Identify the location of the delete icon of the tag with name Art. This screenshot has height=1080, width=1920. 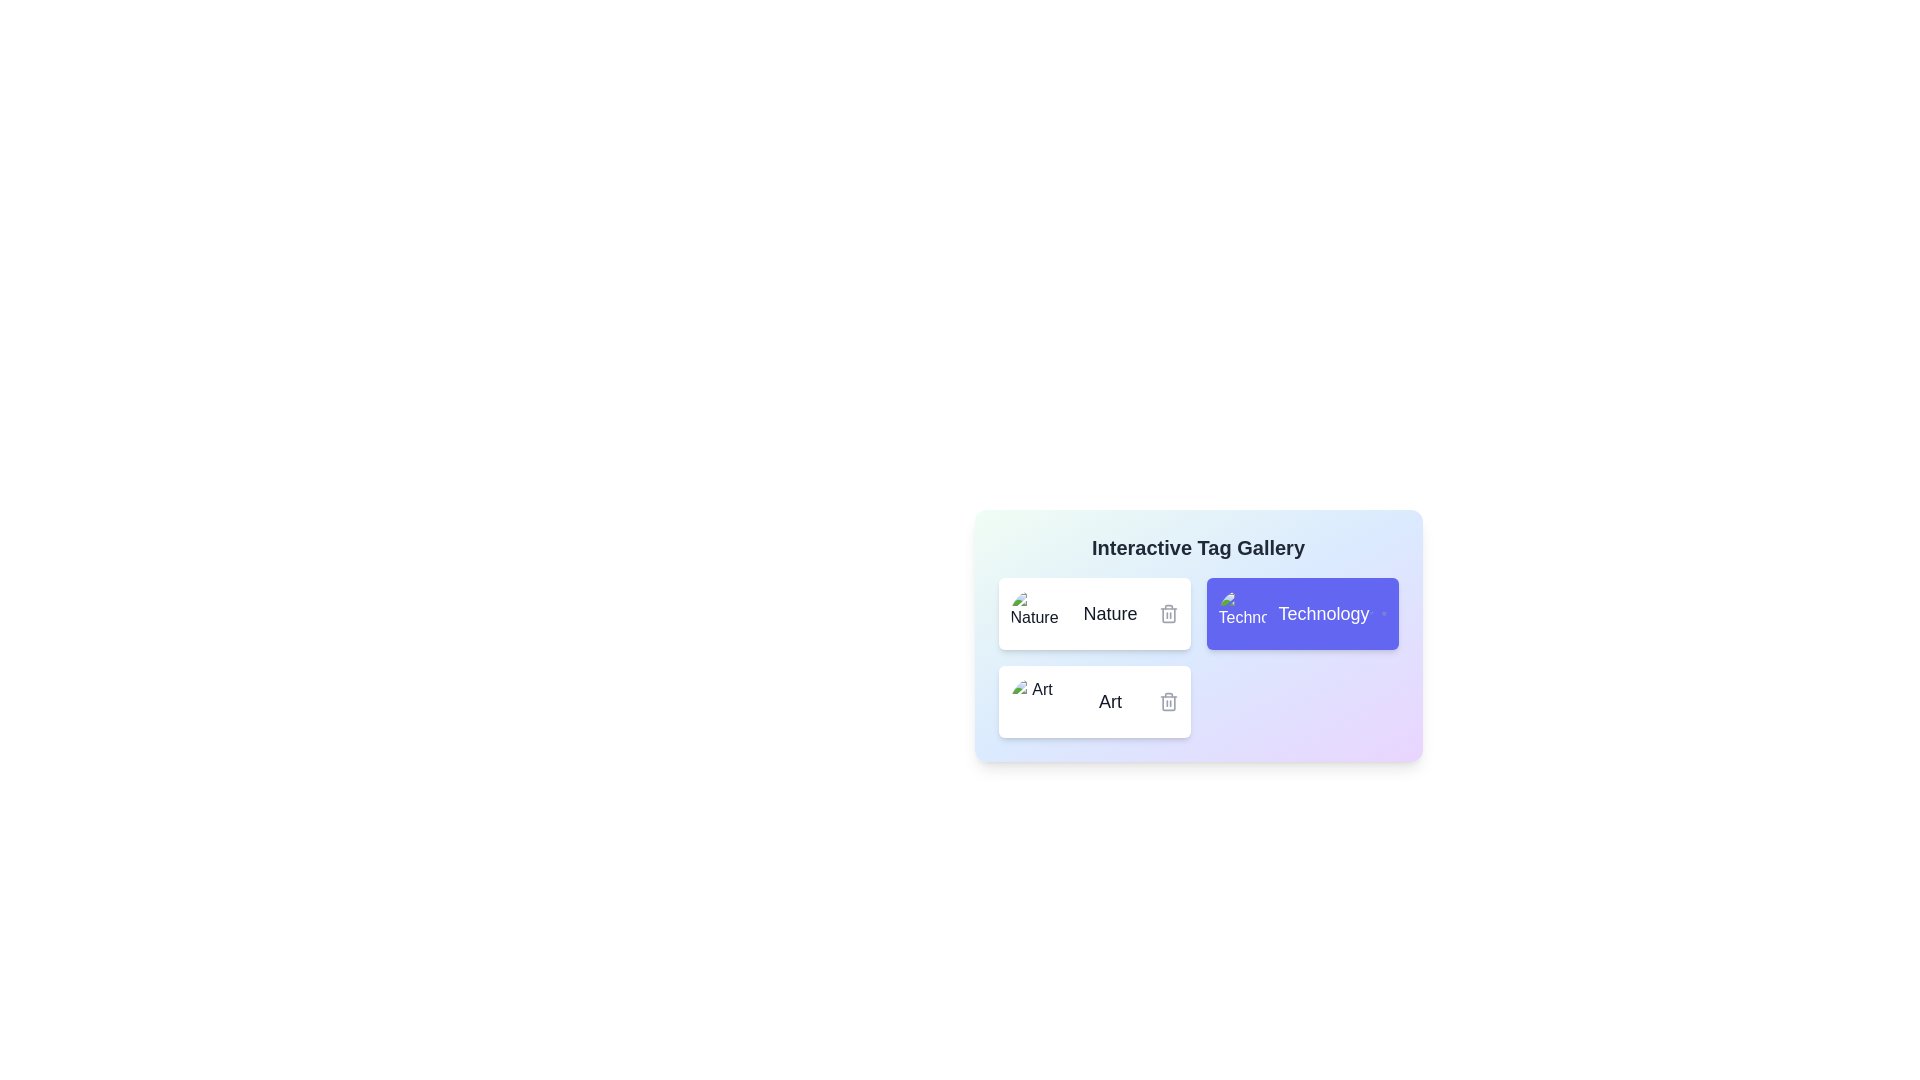
(1168, 701).